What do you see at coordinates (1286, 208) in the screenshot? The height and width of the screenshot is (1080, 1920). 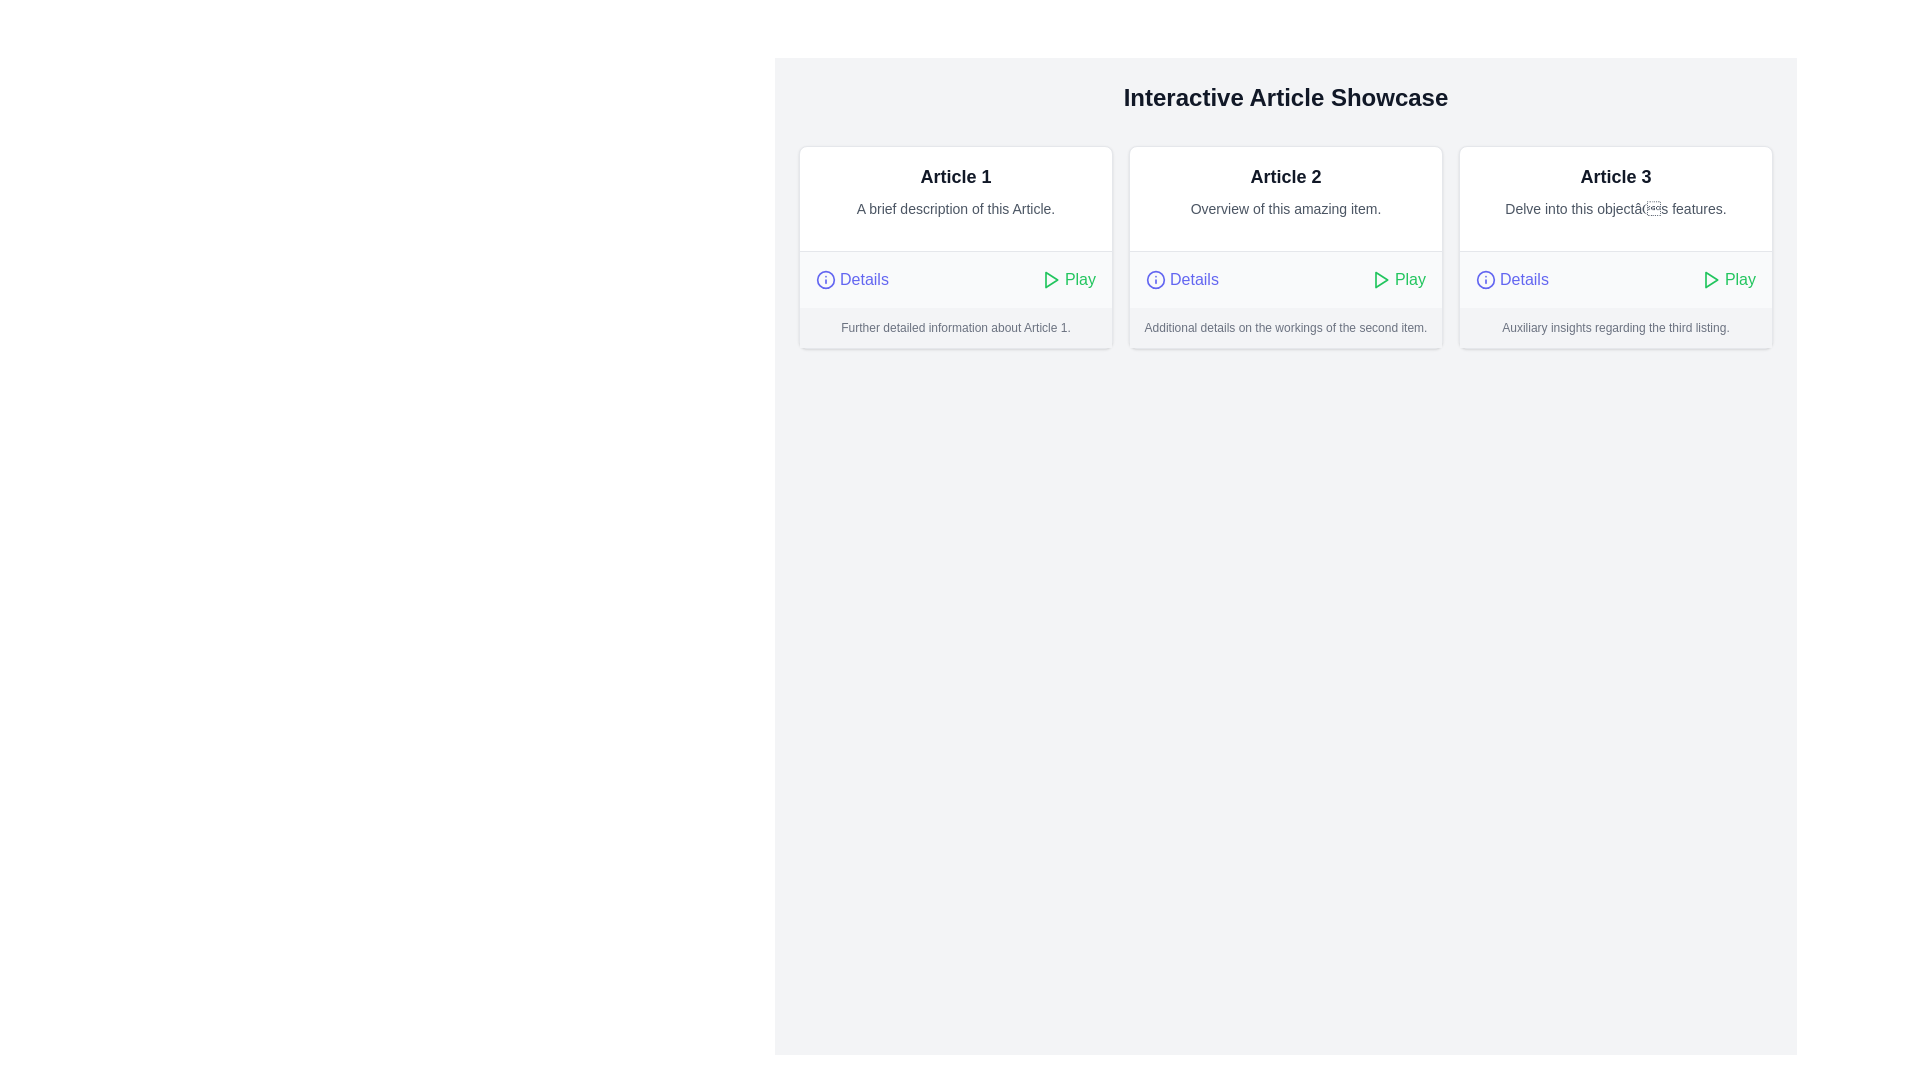 I see `the text label that contains the sentence 'Overview of this amazing item.' located within the 'Article 2' section, which is styled with a small gray font and positioned directly below the title 'Article 2'` at bounding box center [1286, 208].